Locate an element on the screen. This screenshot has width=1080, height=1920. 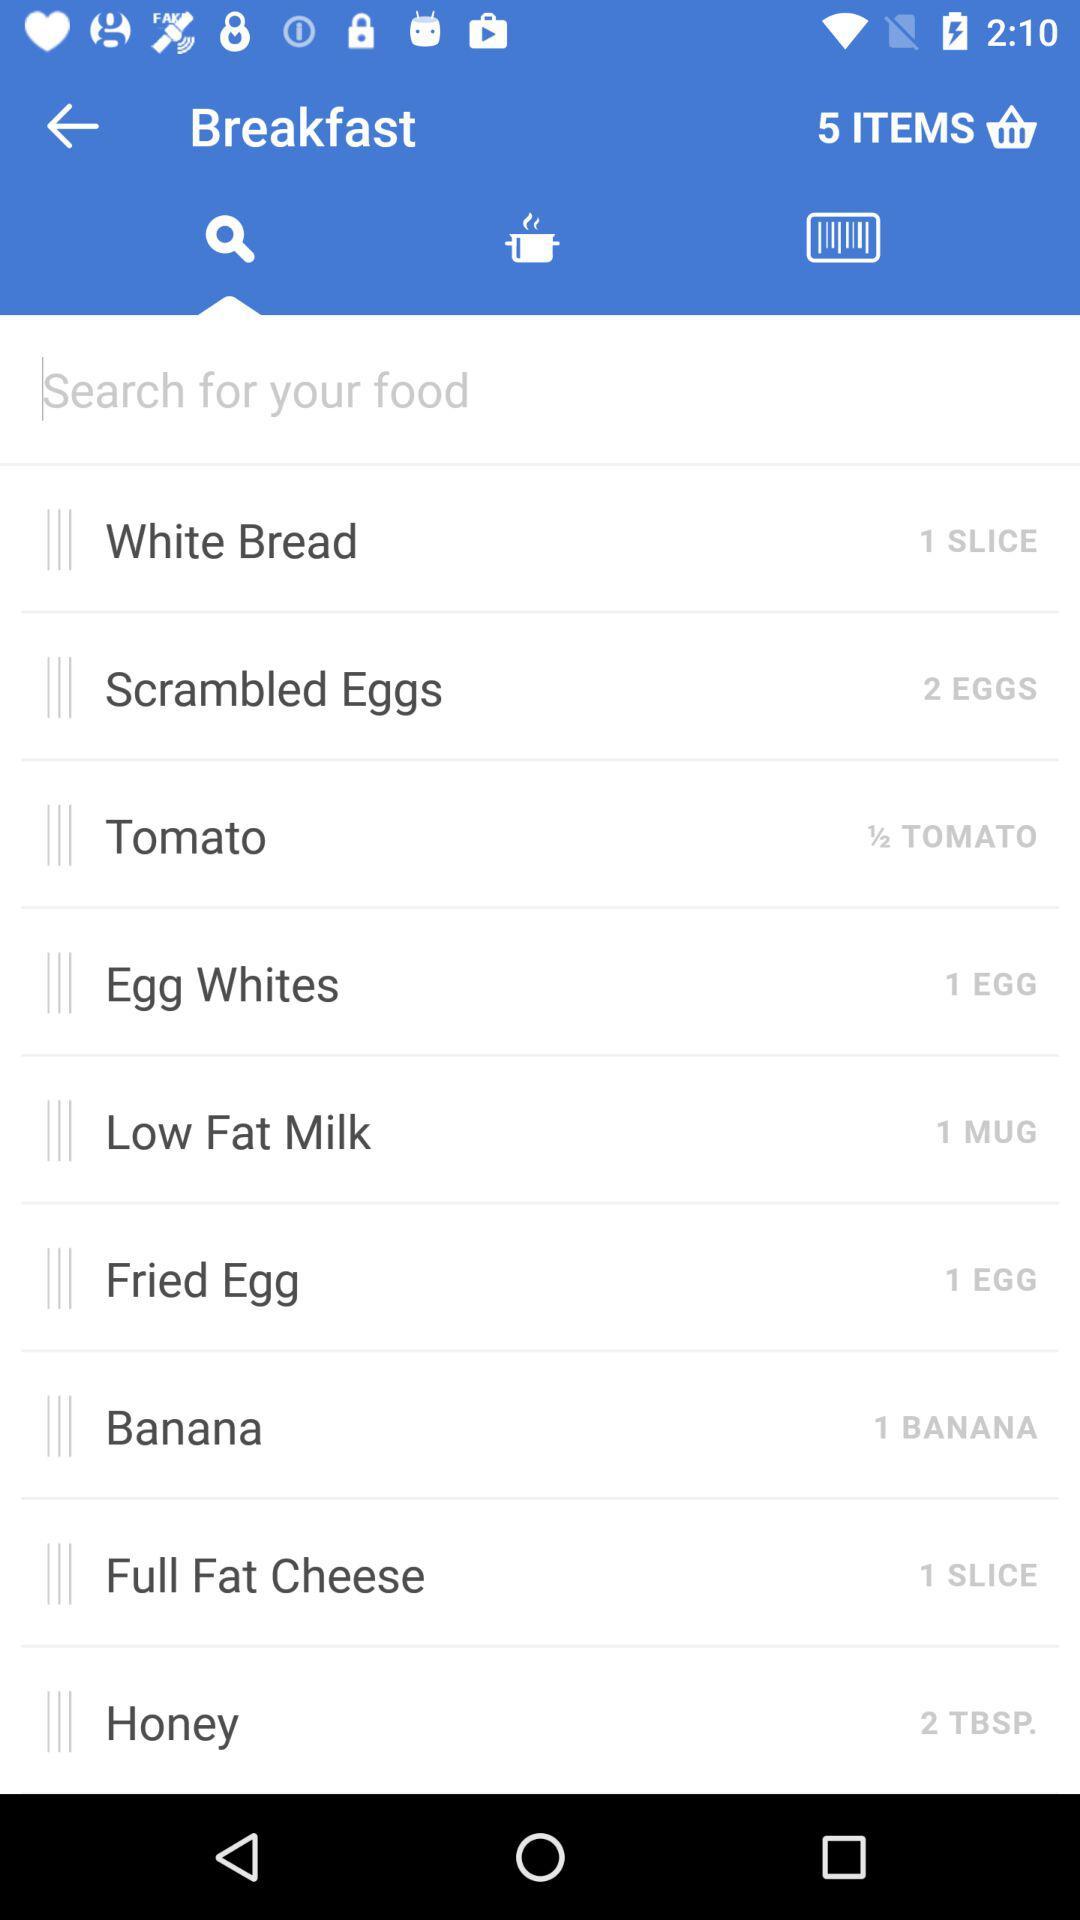
the book icon is located at coordinates (843, 261).